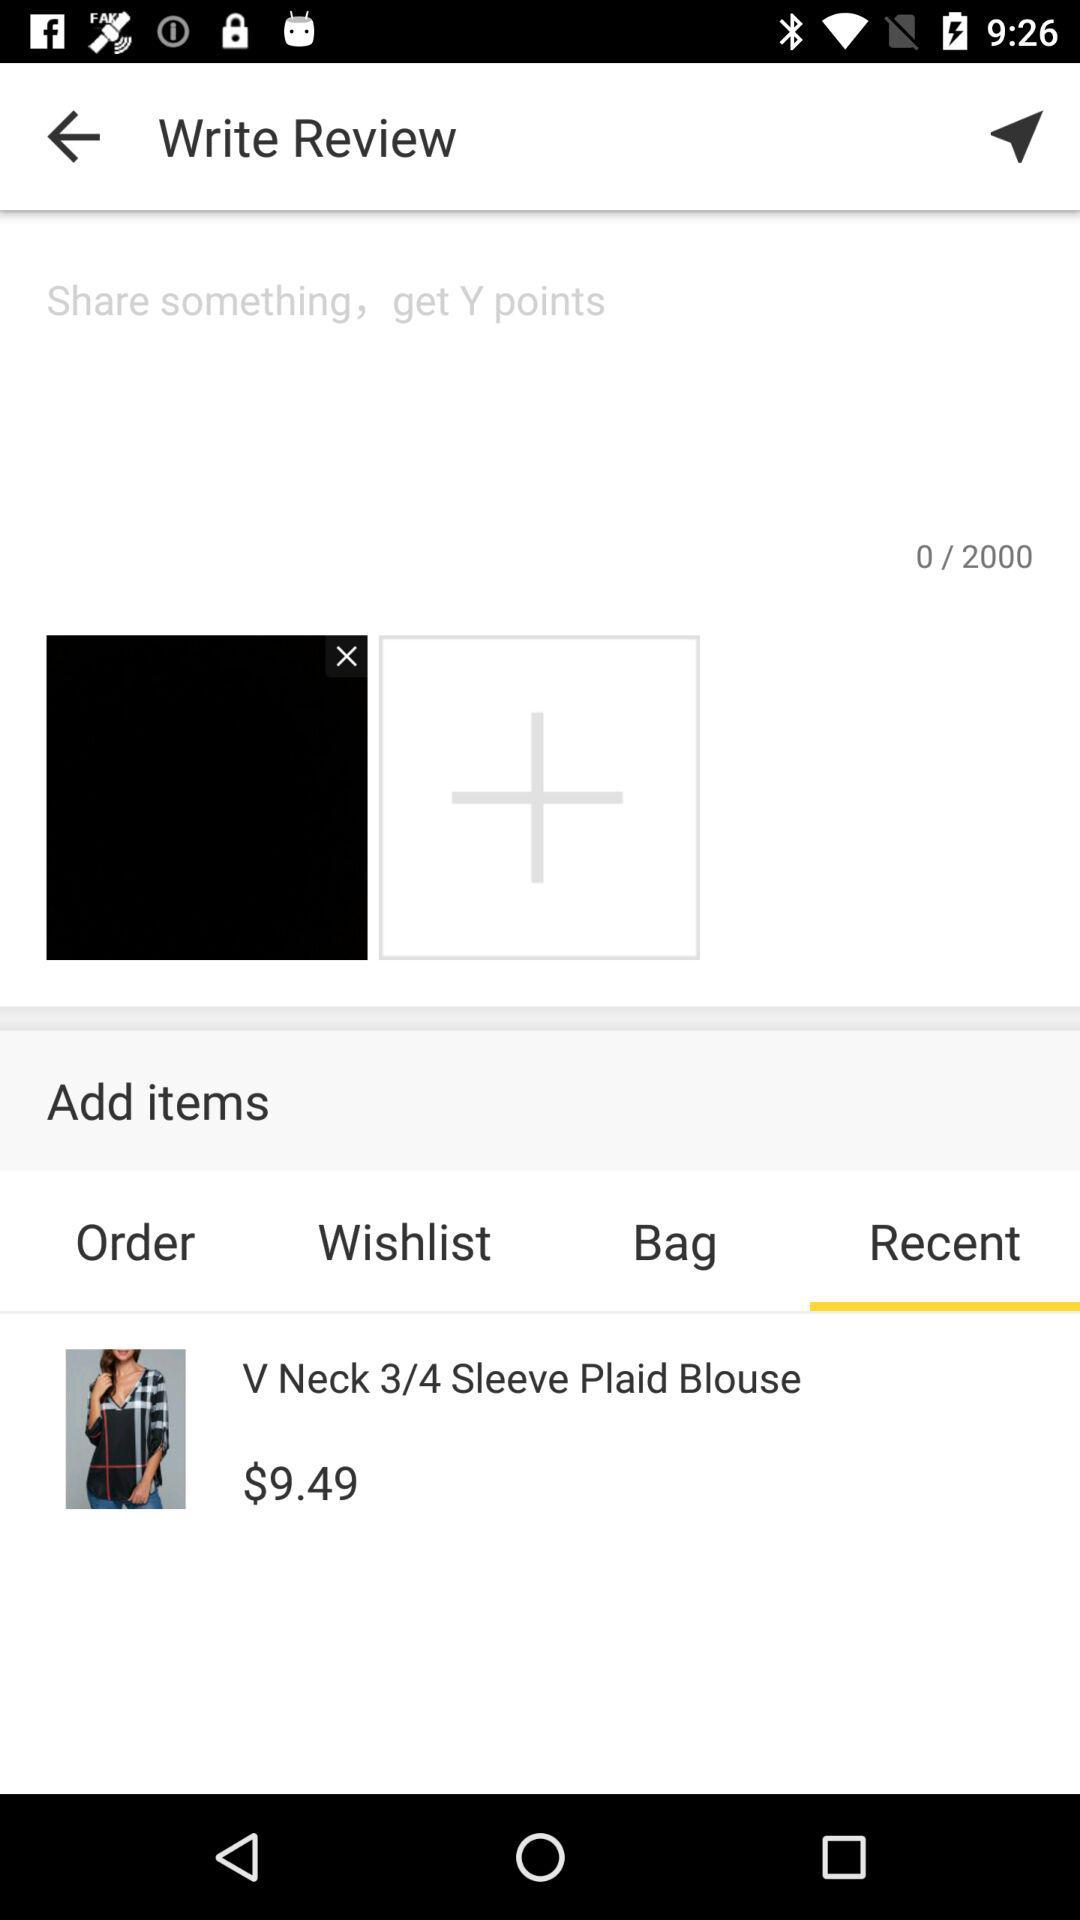 This screenshot has height=1920, width=1080. I want to click on type text, so click(540, 401).